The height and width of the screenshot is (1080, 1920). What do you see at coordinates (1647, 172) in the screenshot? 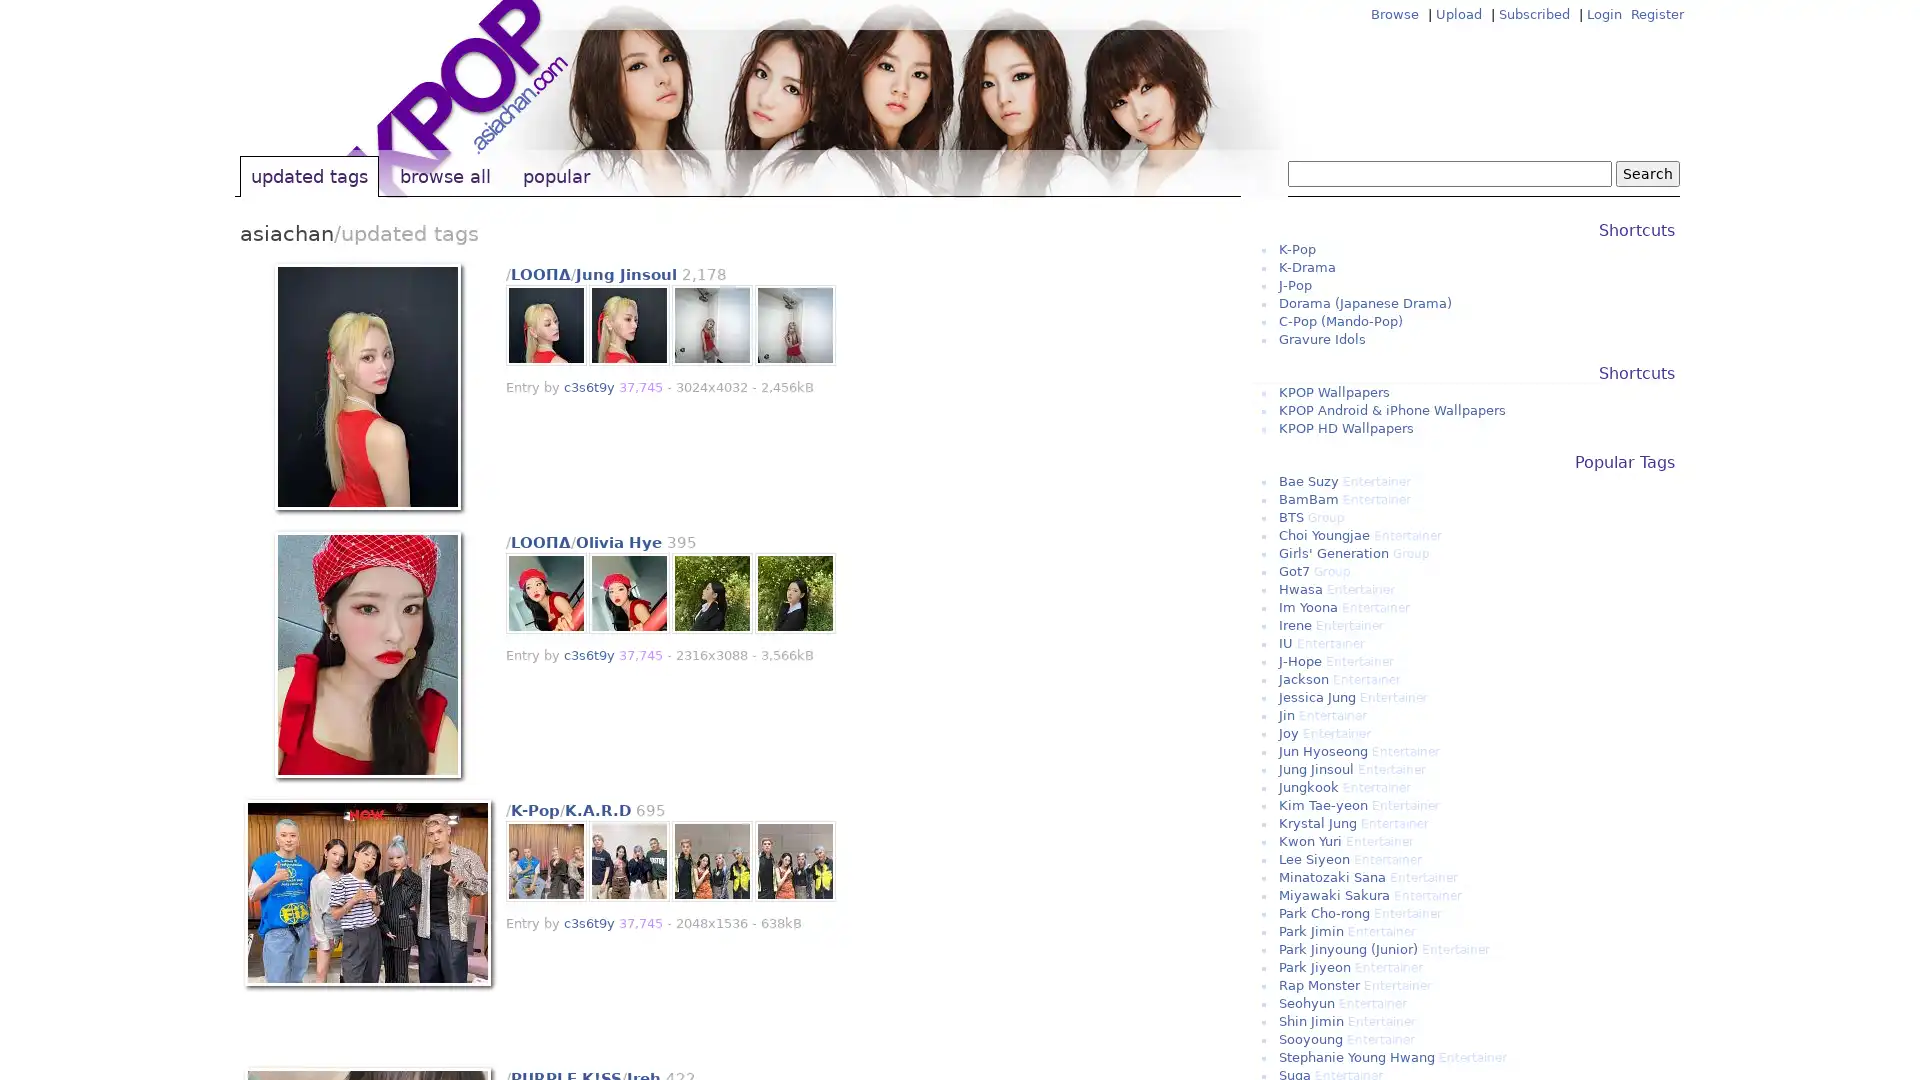
I see `Search` at bounding box center [1647, 172].